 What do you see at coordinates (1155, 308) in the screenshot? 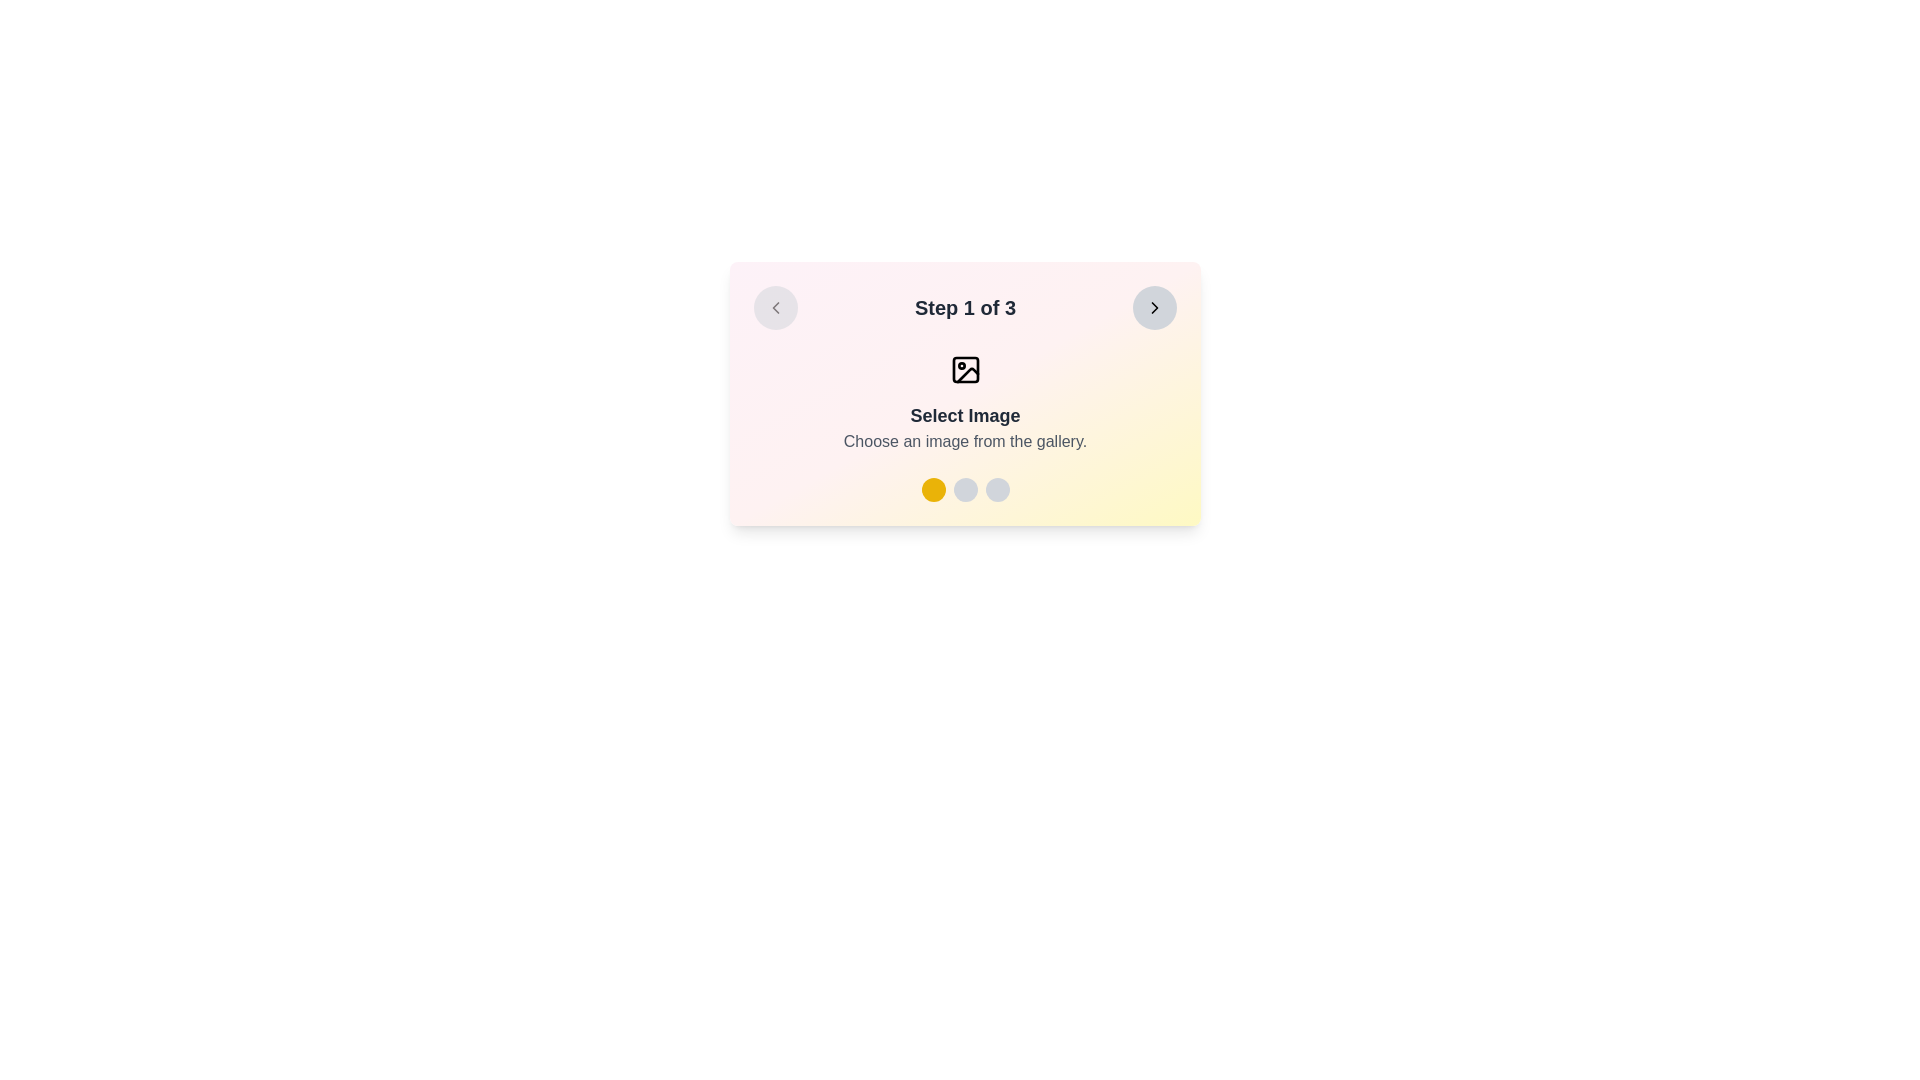
I see `the navigation icon located within the circular button on the right side of the card to proceed to the next step` at bounding box center [1155, 308].